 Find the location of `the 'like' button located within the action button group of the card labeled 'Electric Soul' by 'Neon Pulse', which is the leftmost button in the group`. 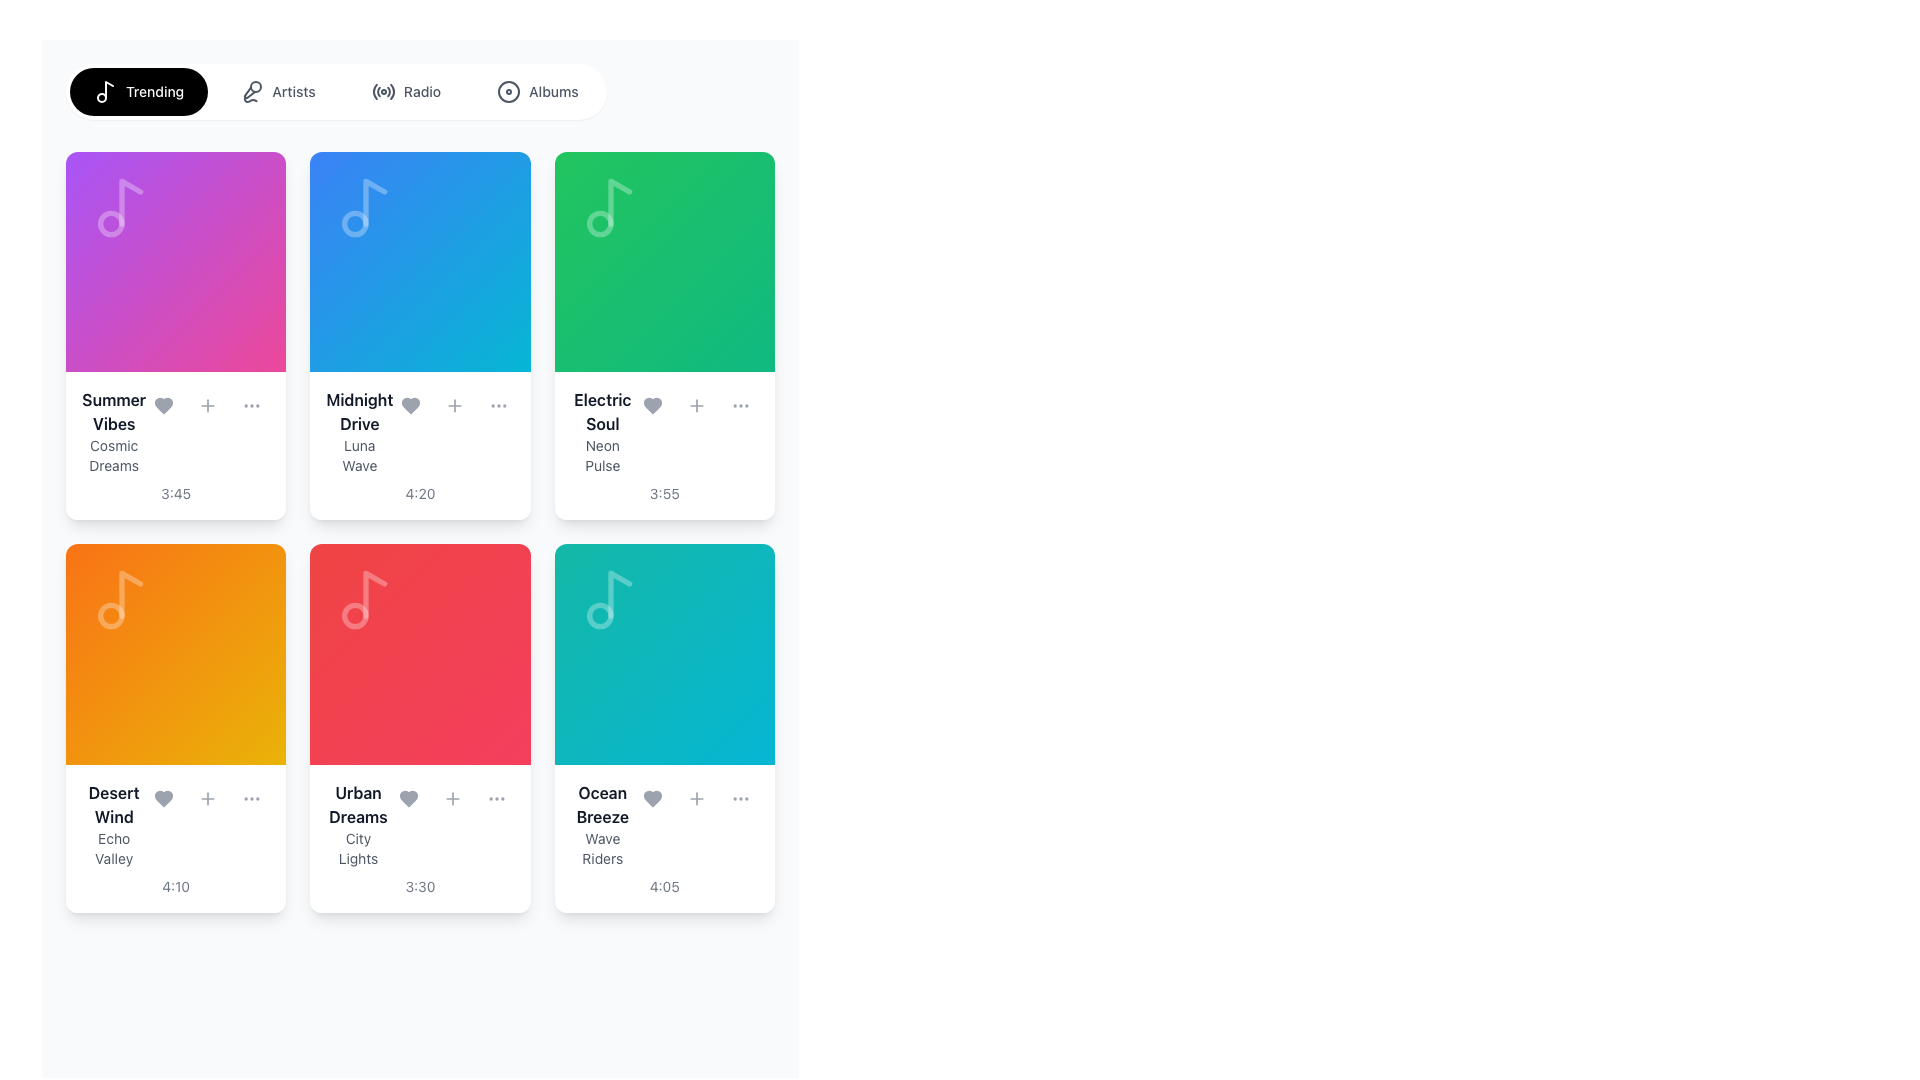

the 'like' button located within the action button group of the card labeled 'Electric Soul' by 'Neon Pulse', which is the leftmost button in the group is located at coordinates (652, 405).